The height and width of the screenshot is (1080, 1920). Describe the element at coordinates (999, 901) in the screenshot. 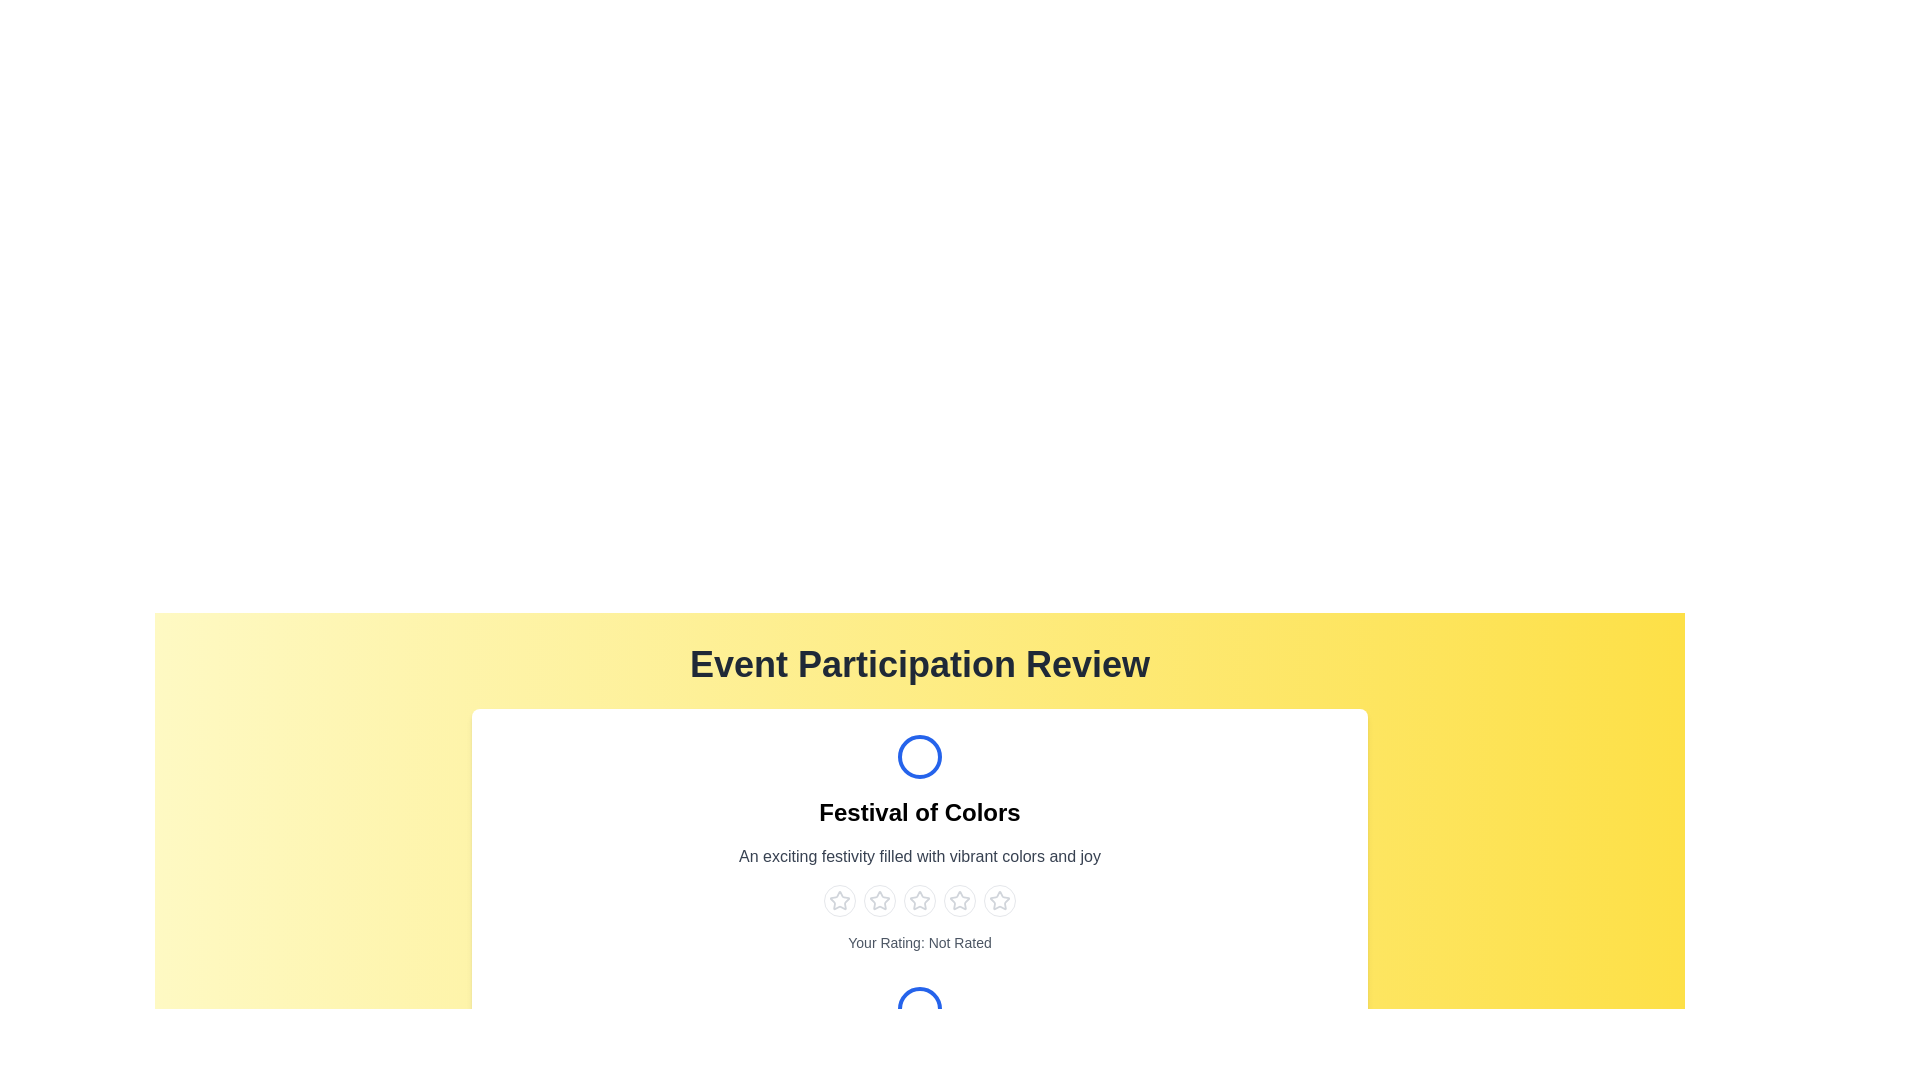

I see `the star corresponding to the rating 5 for the event` at that location.